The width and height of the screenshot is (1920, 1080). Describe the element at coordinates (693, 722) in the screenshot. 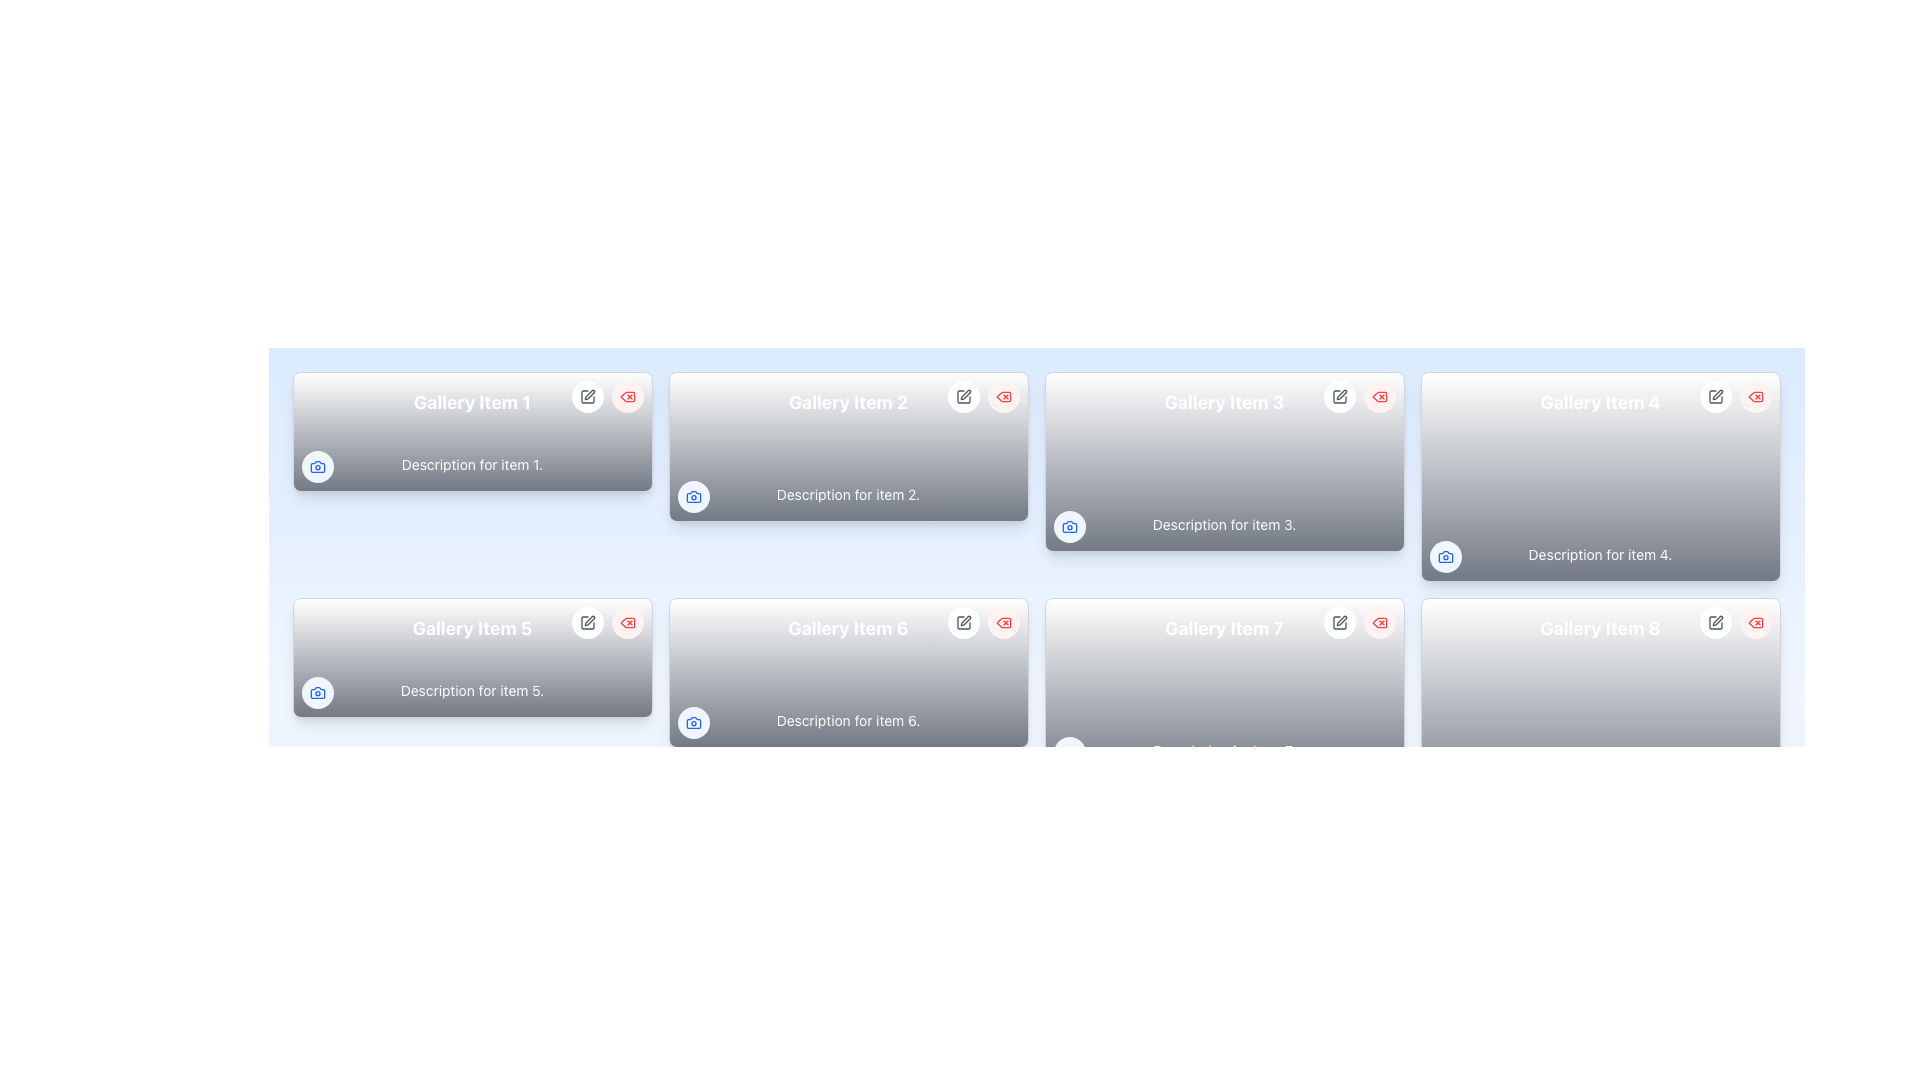

I see `the blue camera icon button located at the bottom-left corner of 'Gallery Item 6'` at that location.